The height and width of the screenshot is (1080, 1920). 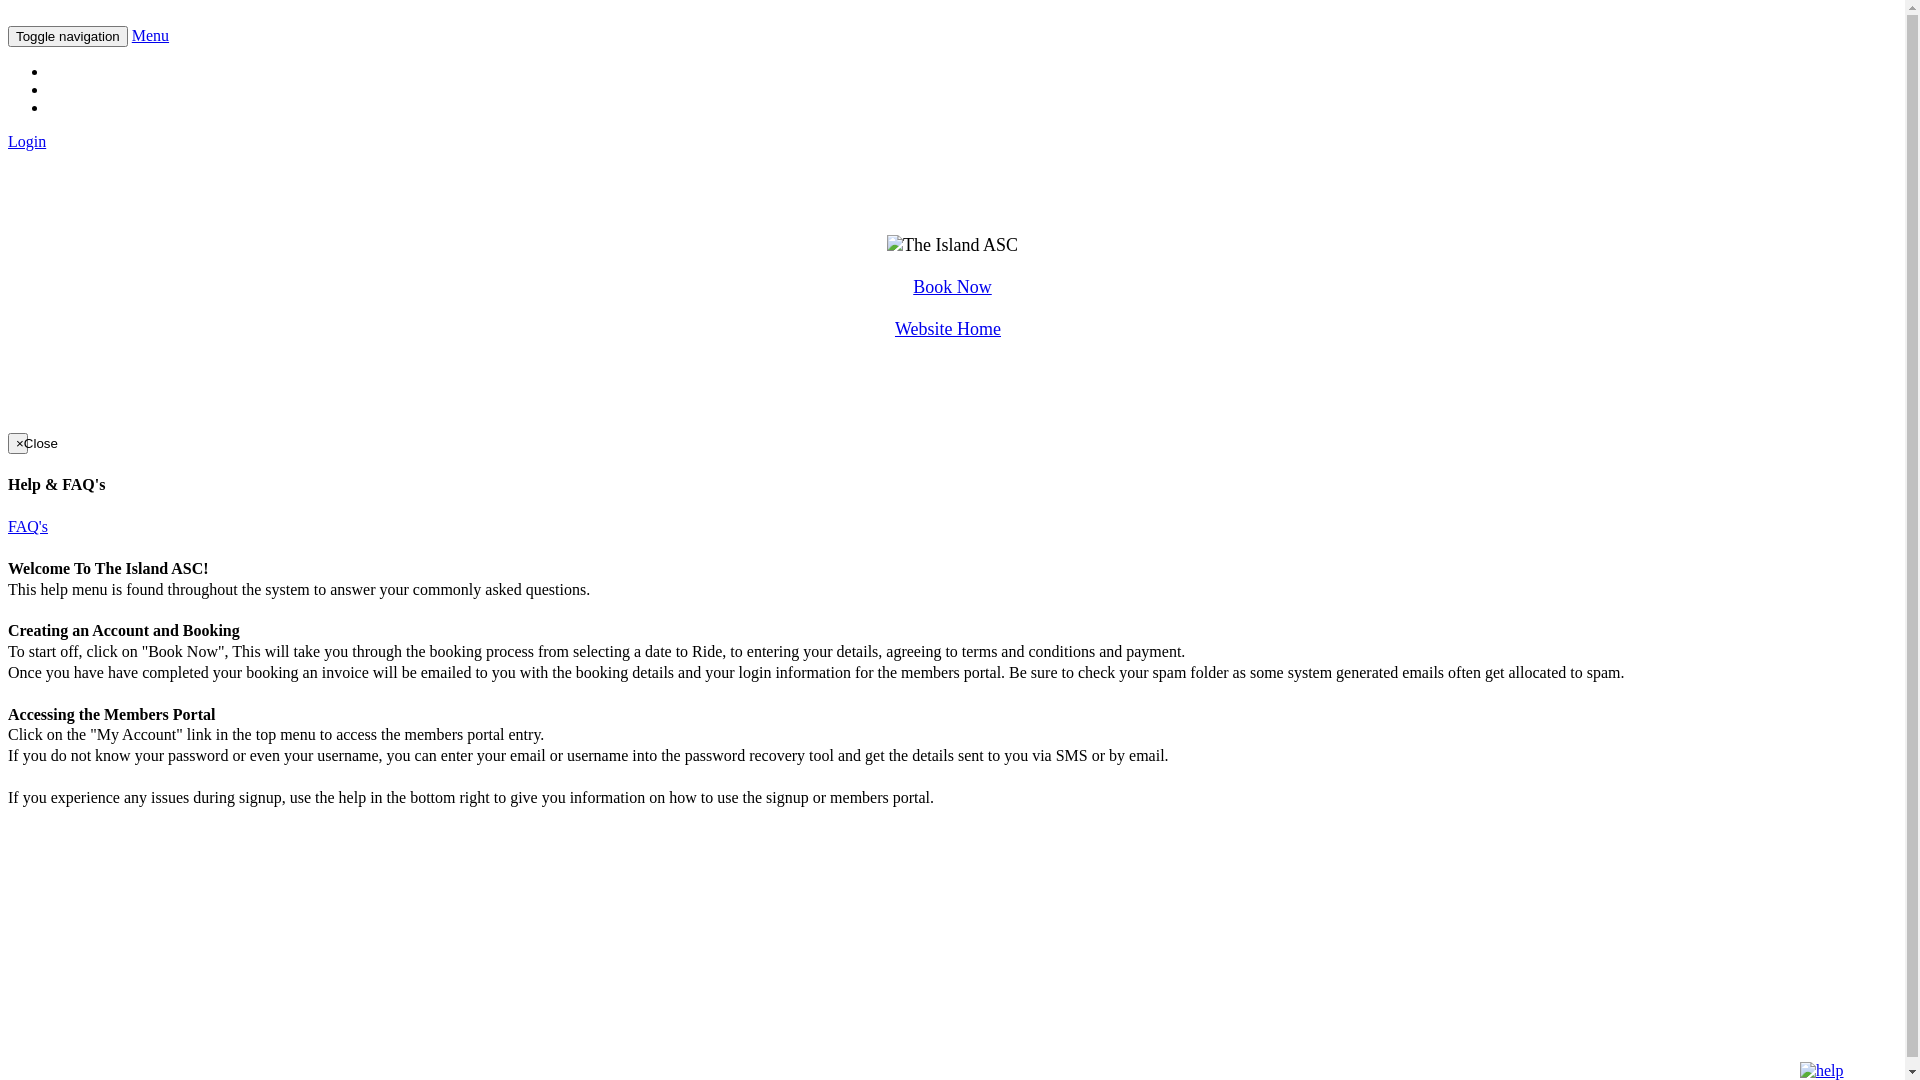 I want to click on 'Admin', so click(x=70, y=107).